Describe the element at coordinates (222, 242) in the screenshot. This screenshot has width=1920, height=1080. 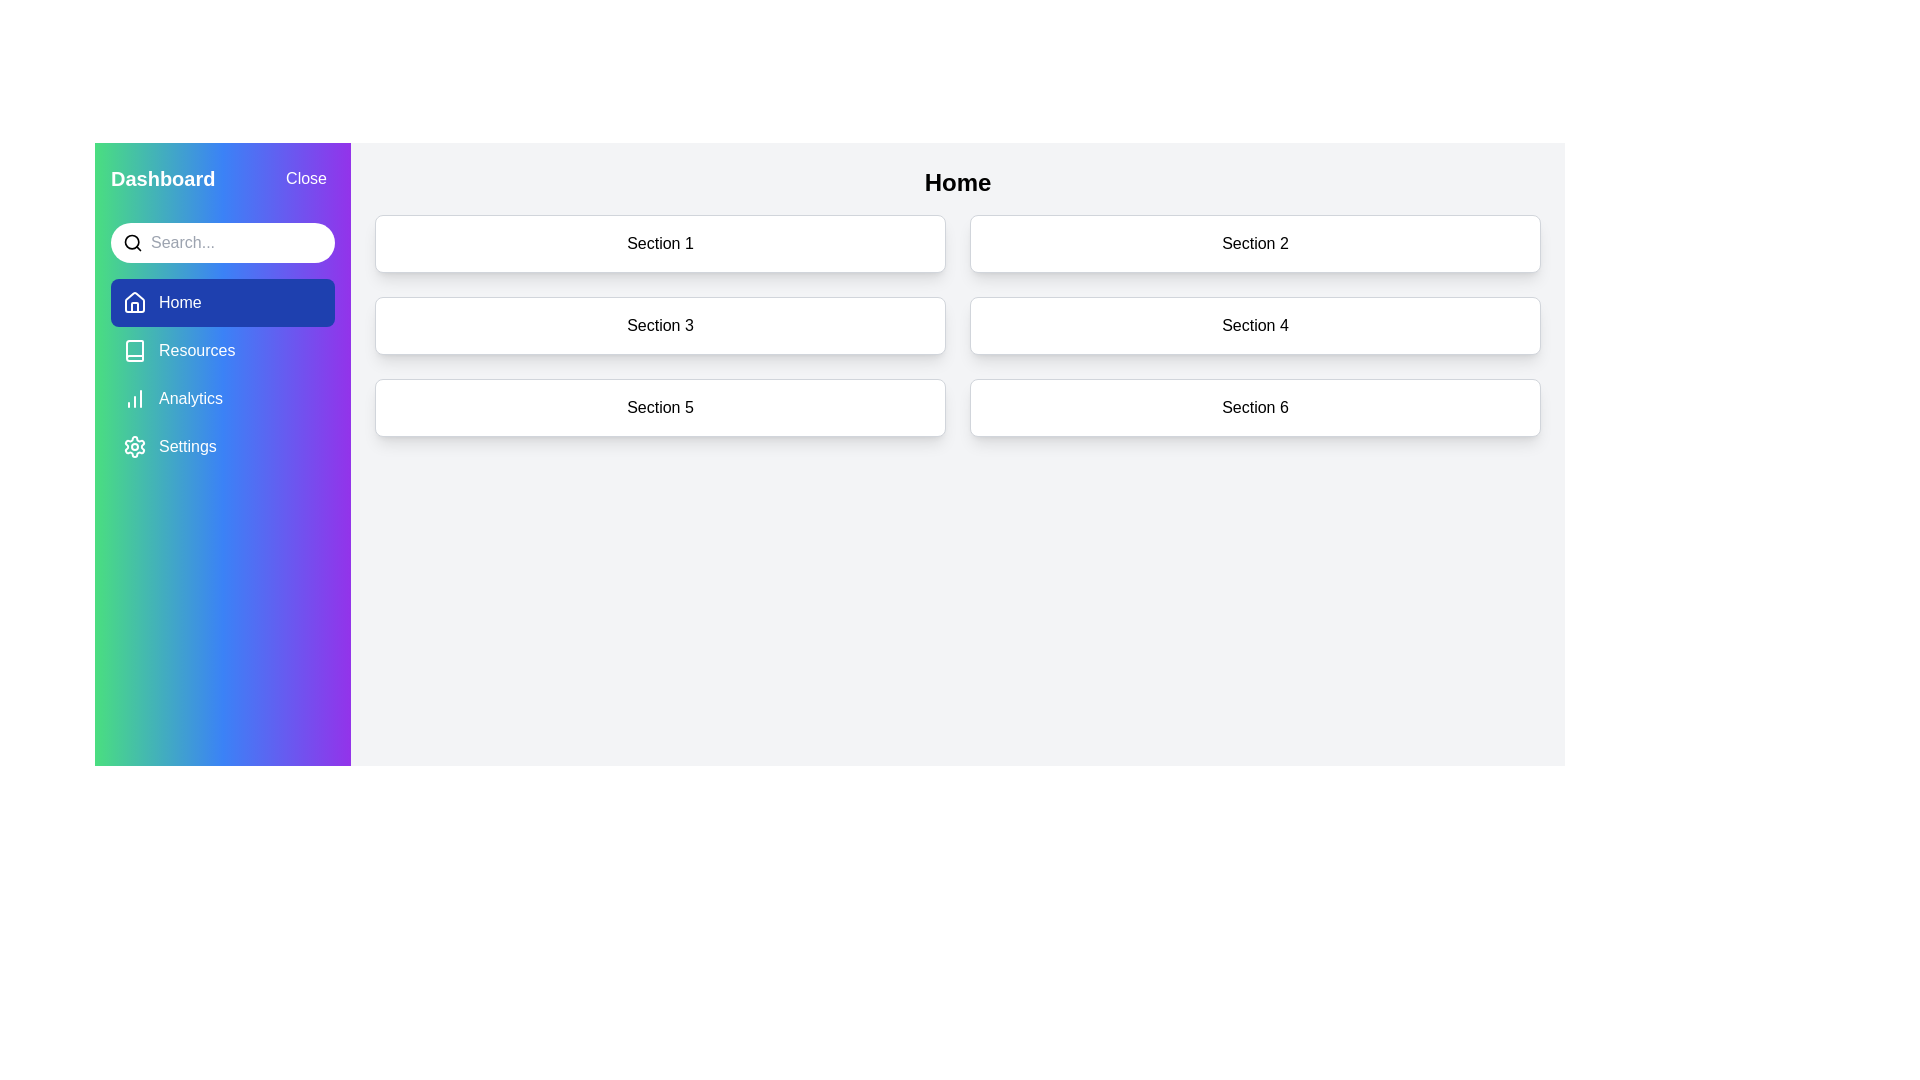
I see `the search input field to activate it for text entry` at that location.